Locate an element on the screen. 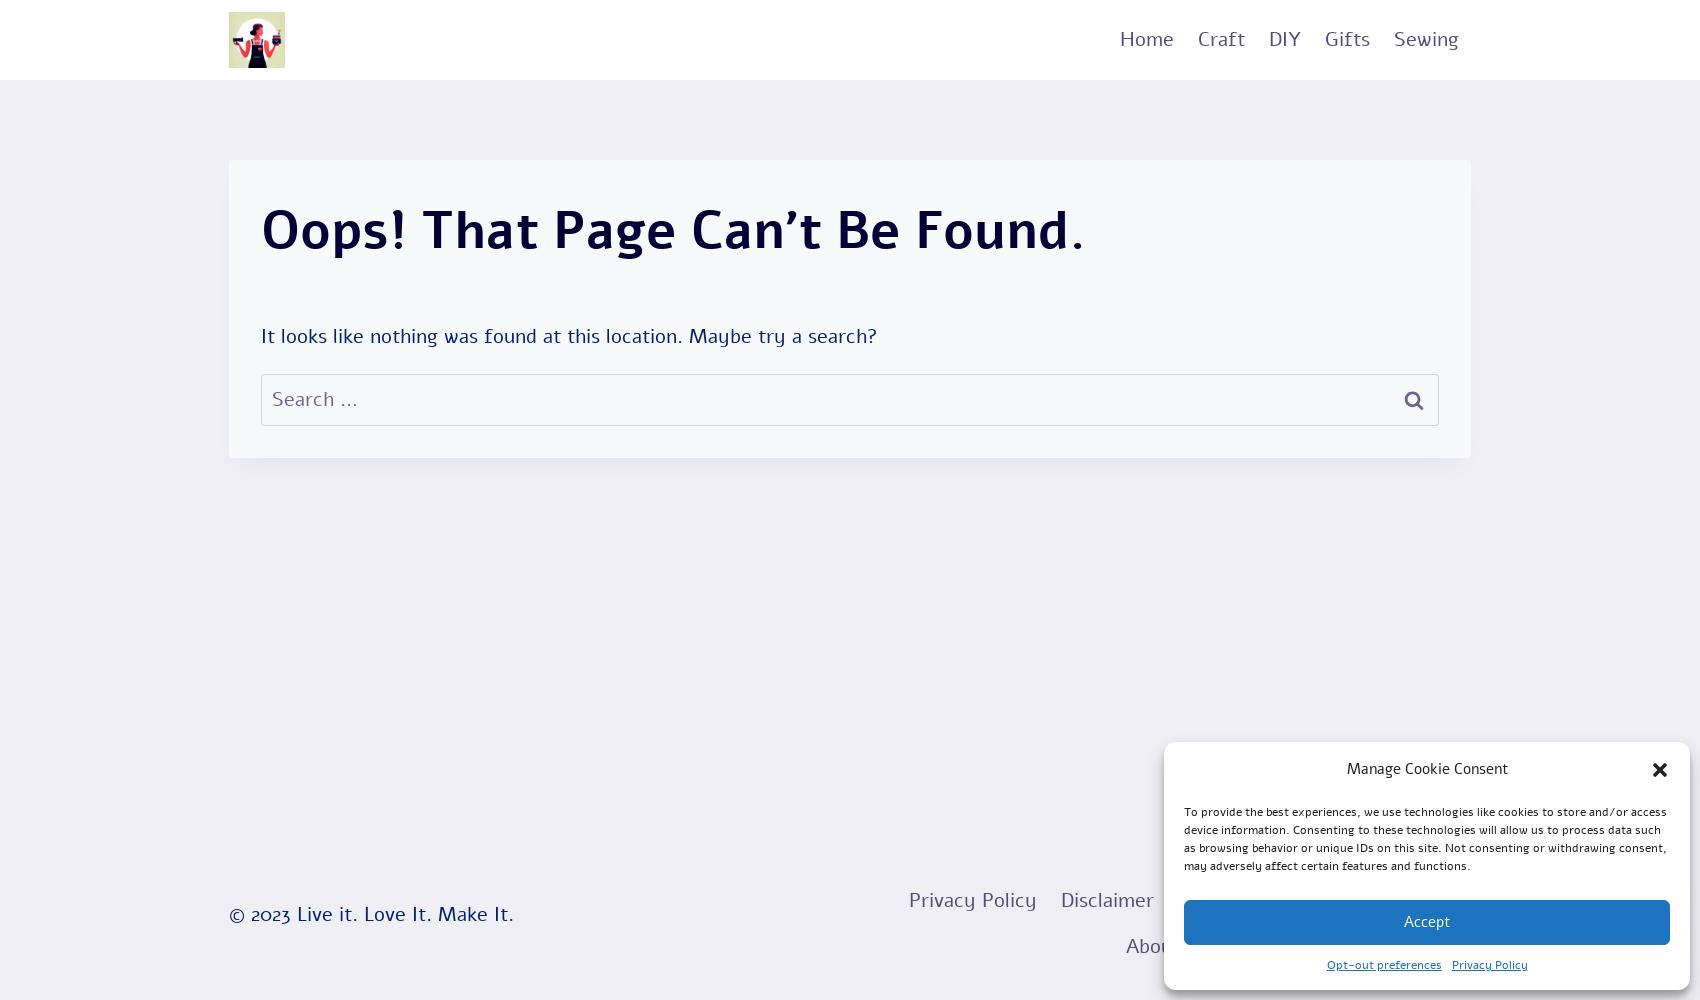 This screenshot has width=1700, height=1000. 'Home' is located at coordinates (1146, 39).